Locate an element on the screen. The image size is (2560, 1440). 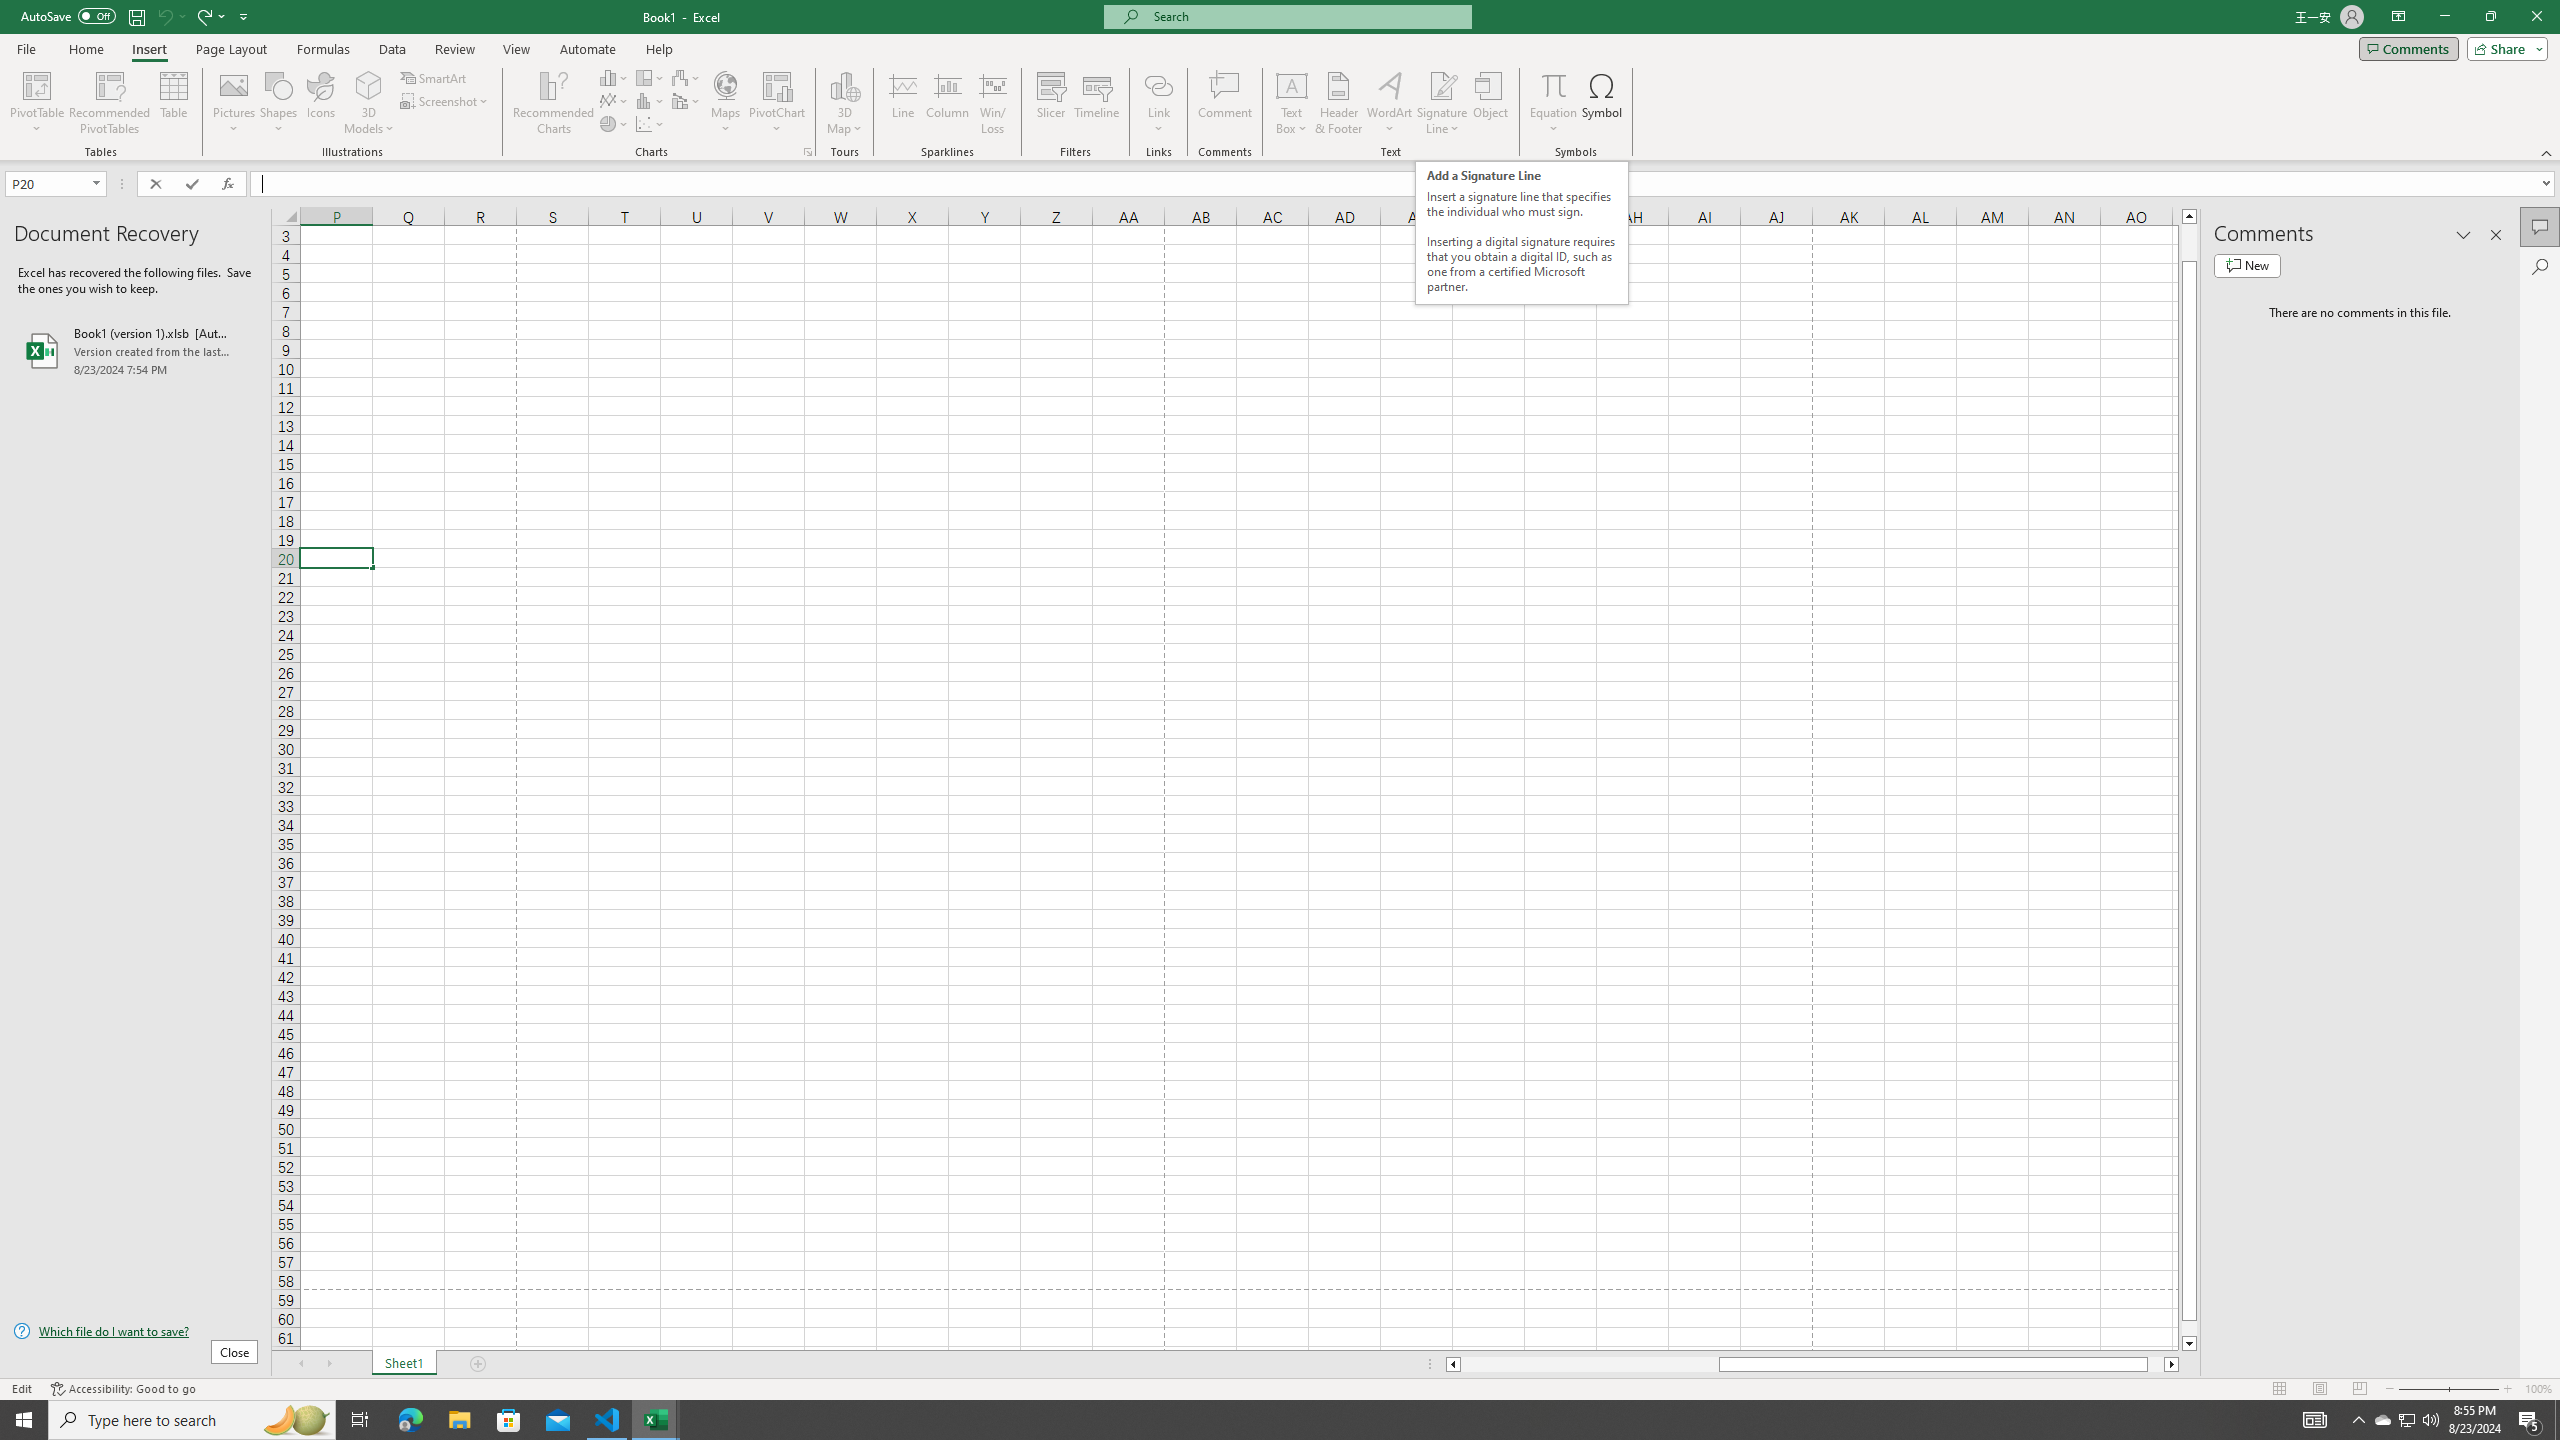
'3D Models' is located at coordinates (368, 103).